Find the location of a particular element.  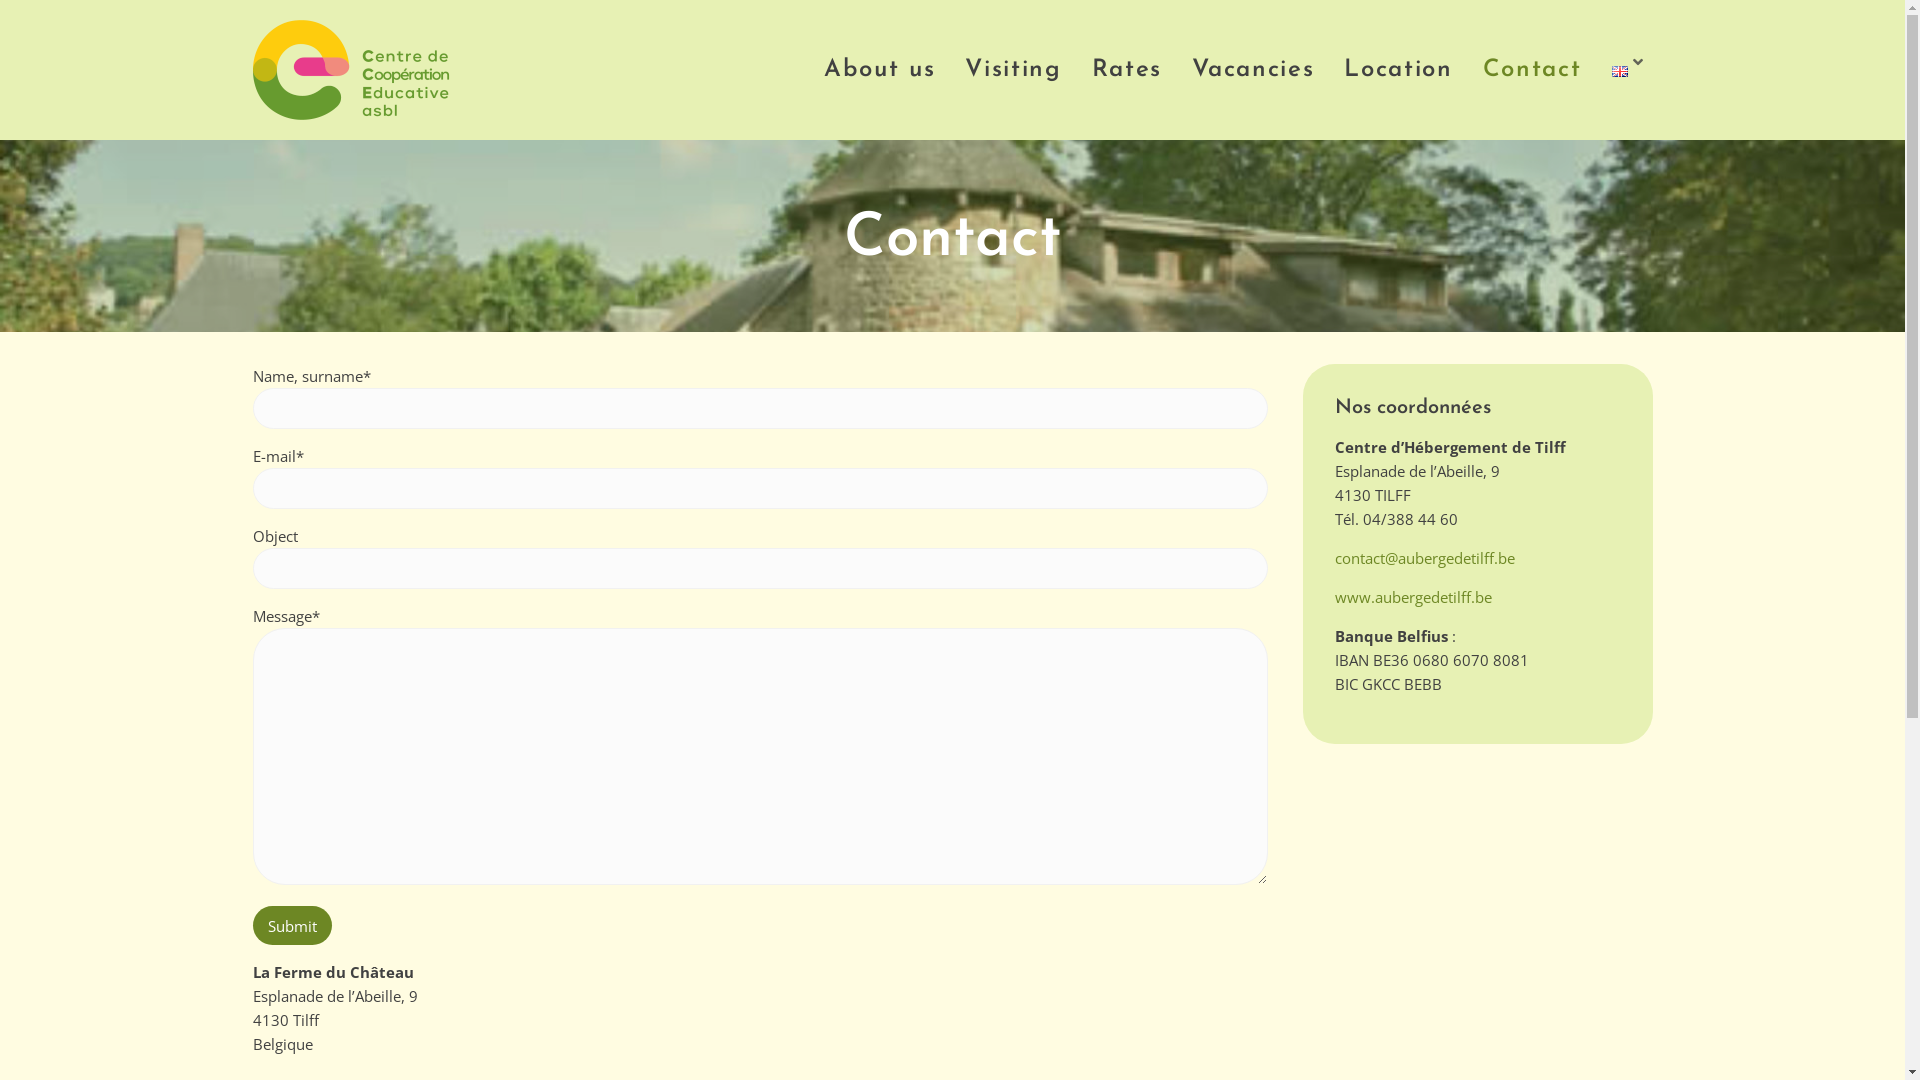

'About us' is located at coordinates (879, 68).